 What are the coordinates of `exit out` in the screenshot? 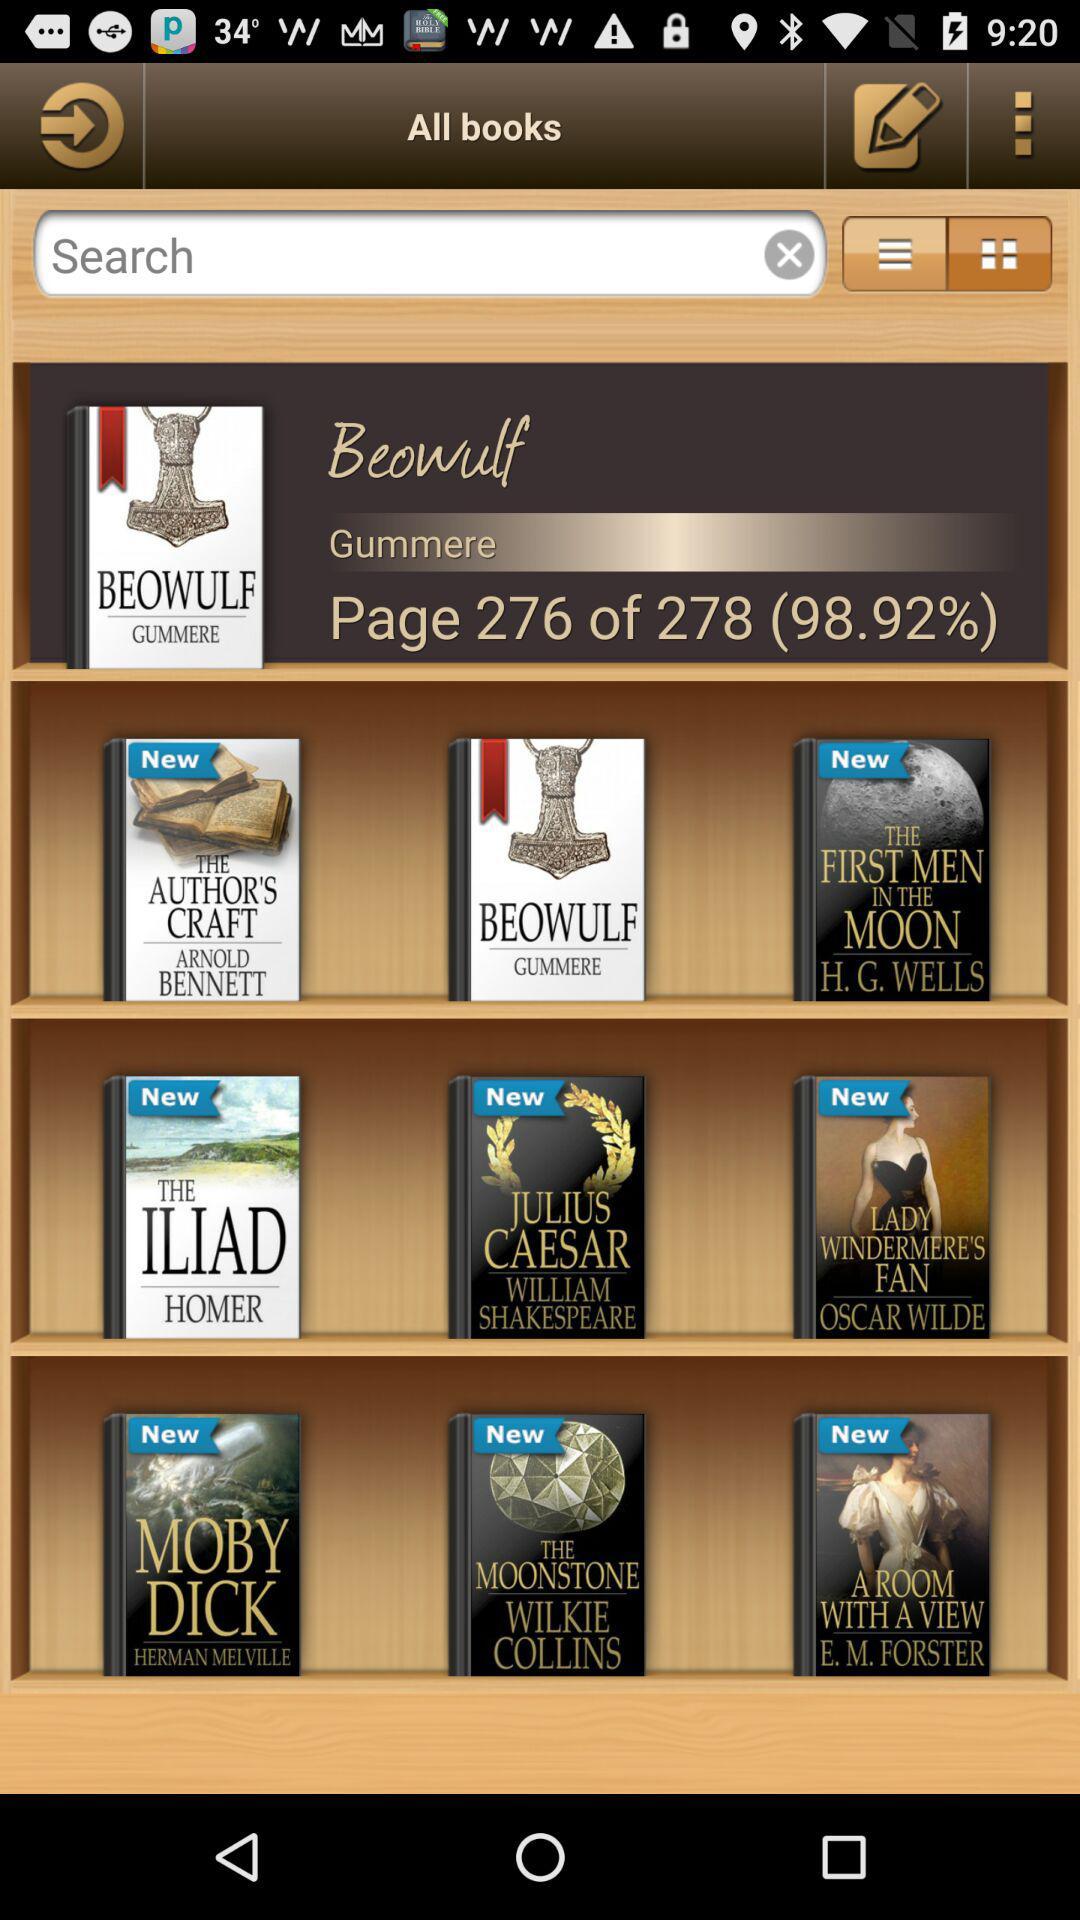 It's located at (788, 253).